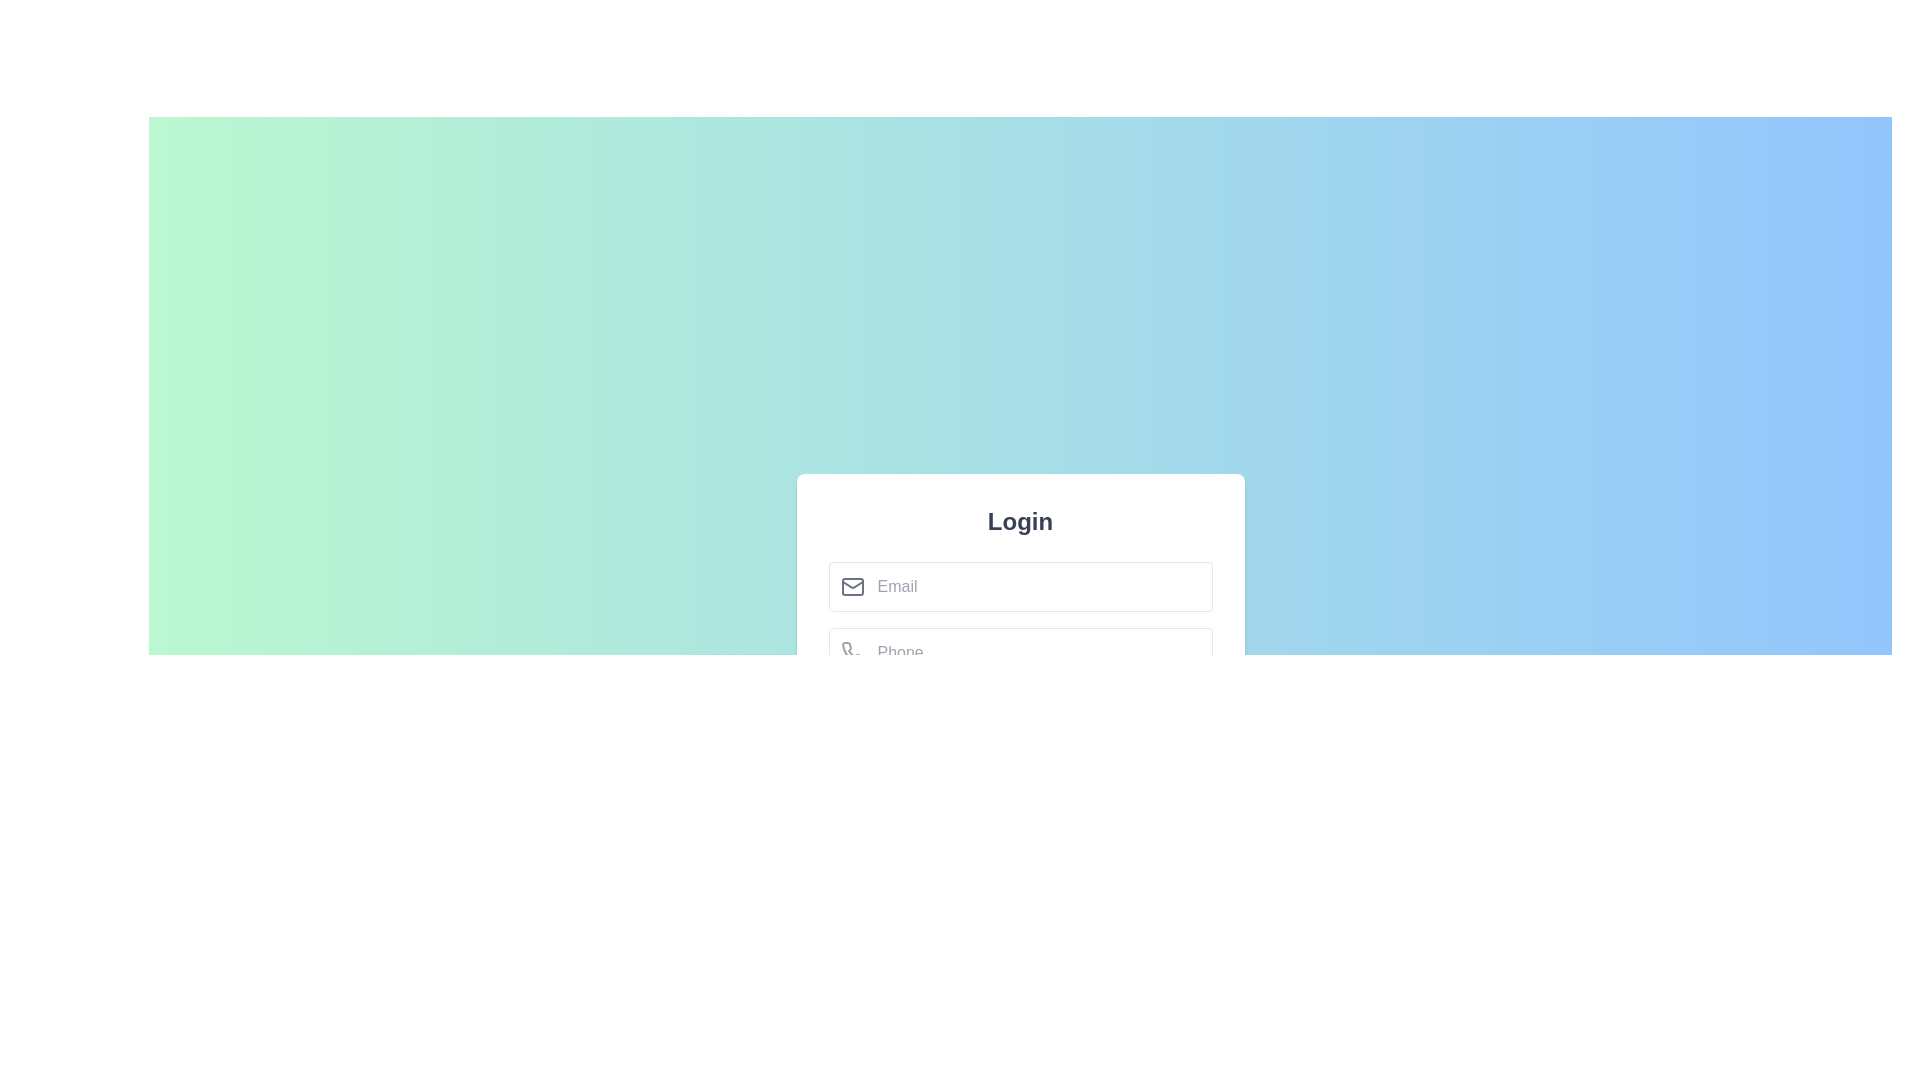  Describe the element at coordinates (852, 585) in the screenshot. I see `the email icon located on the left side of the email input field, which visually indicates that the associated input field is for entering an email address` at that location.